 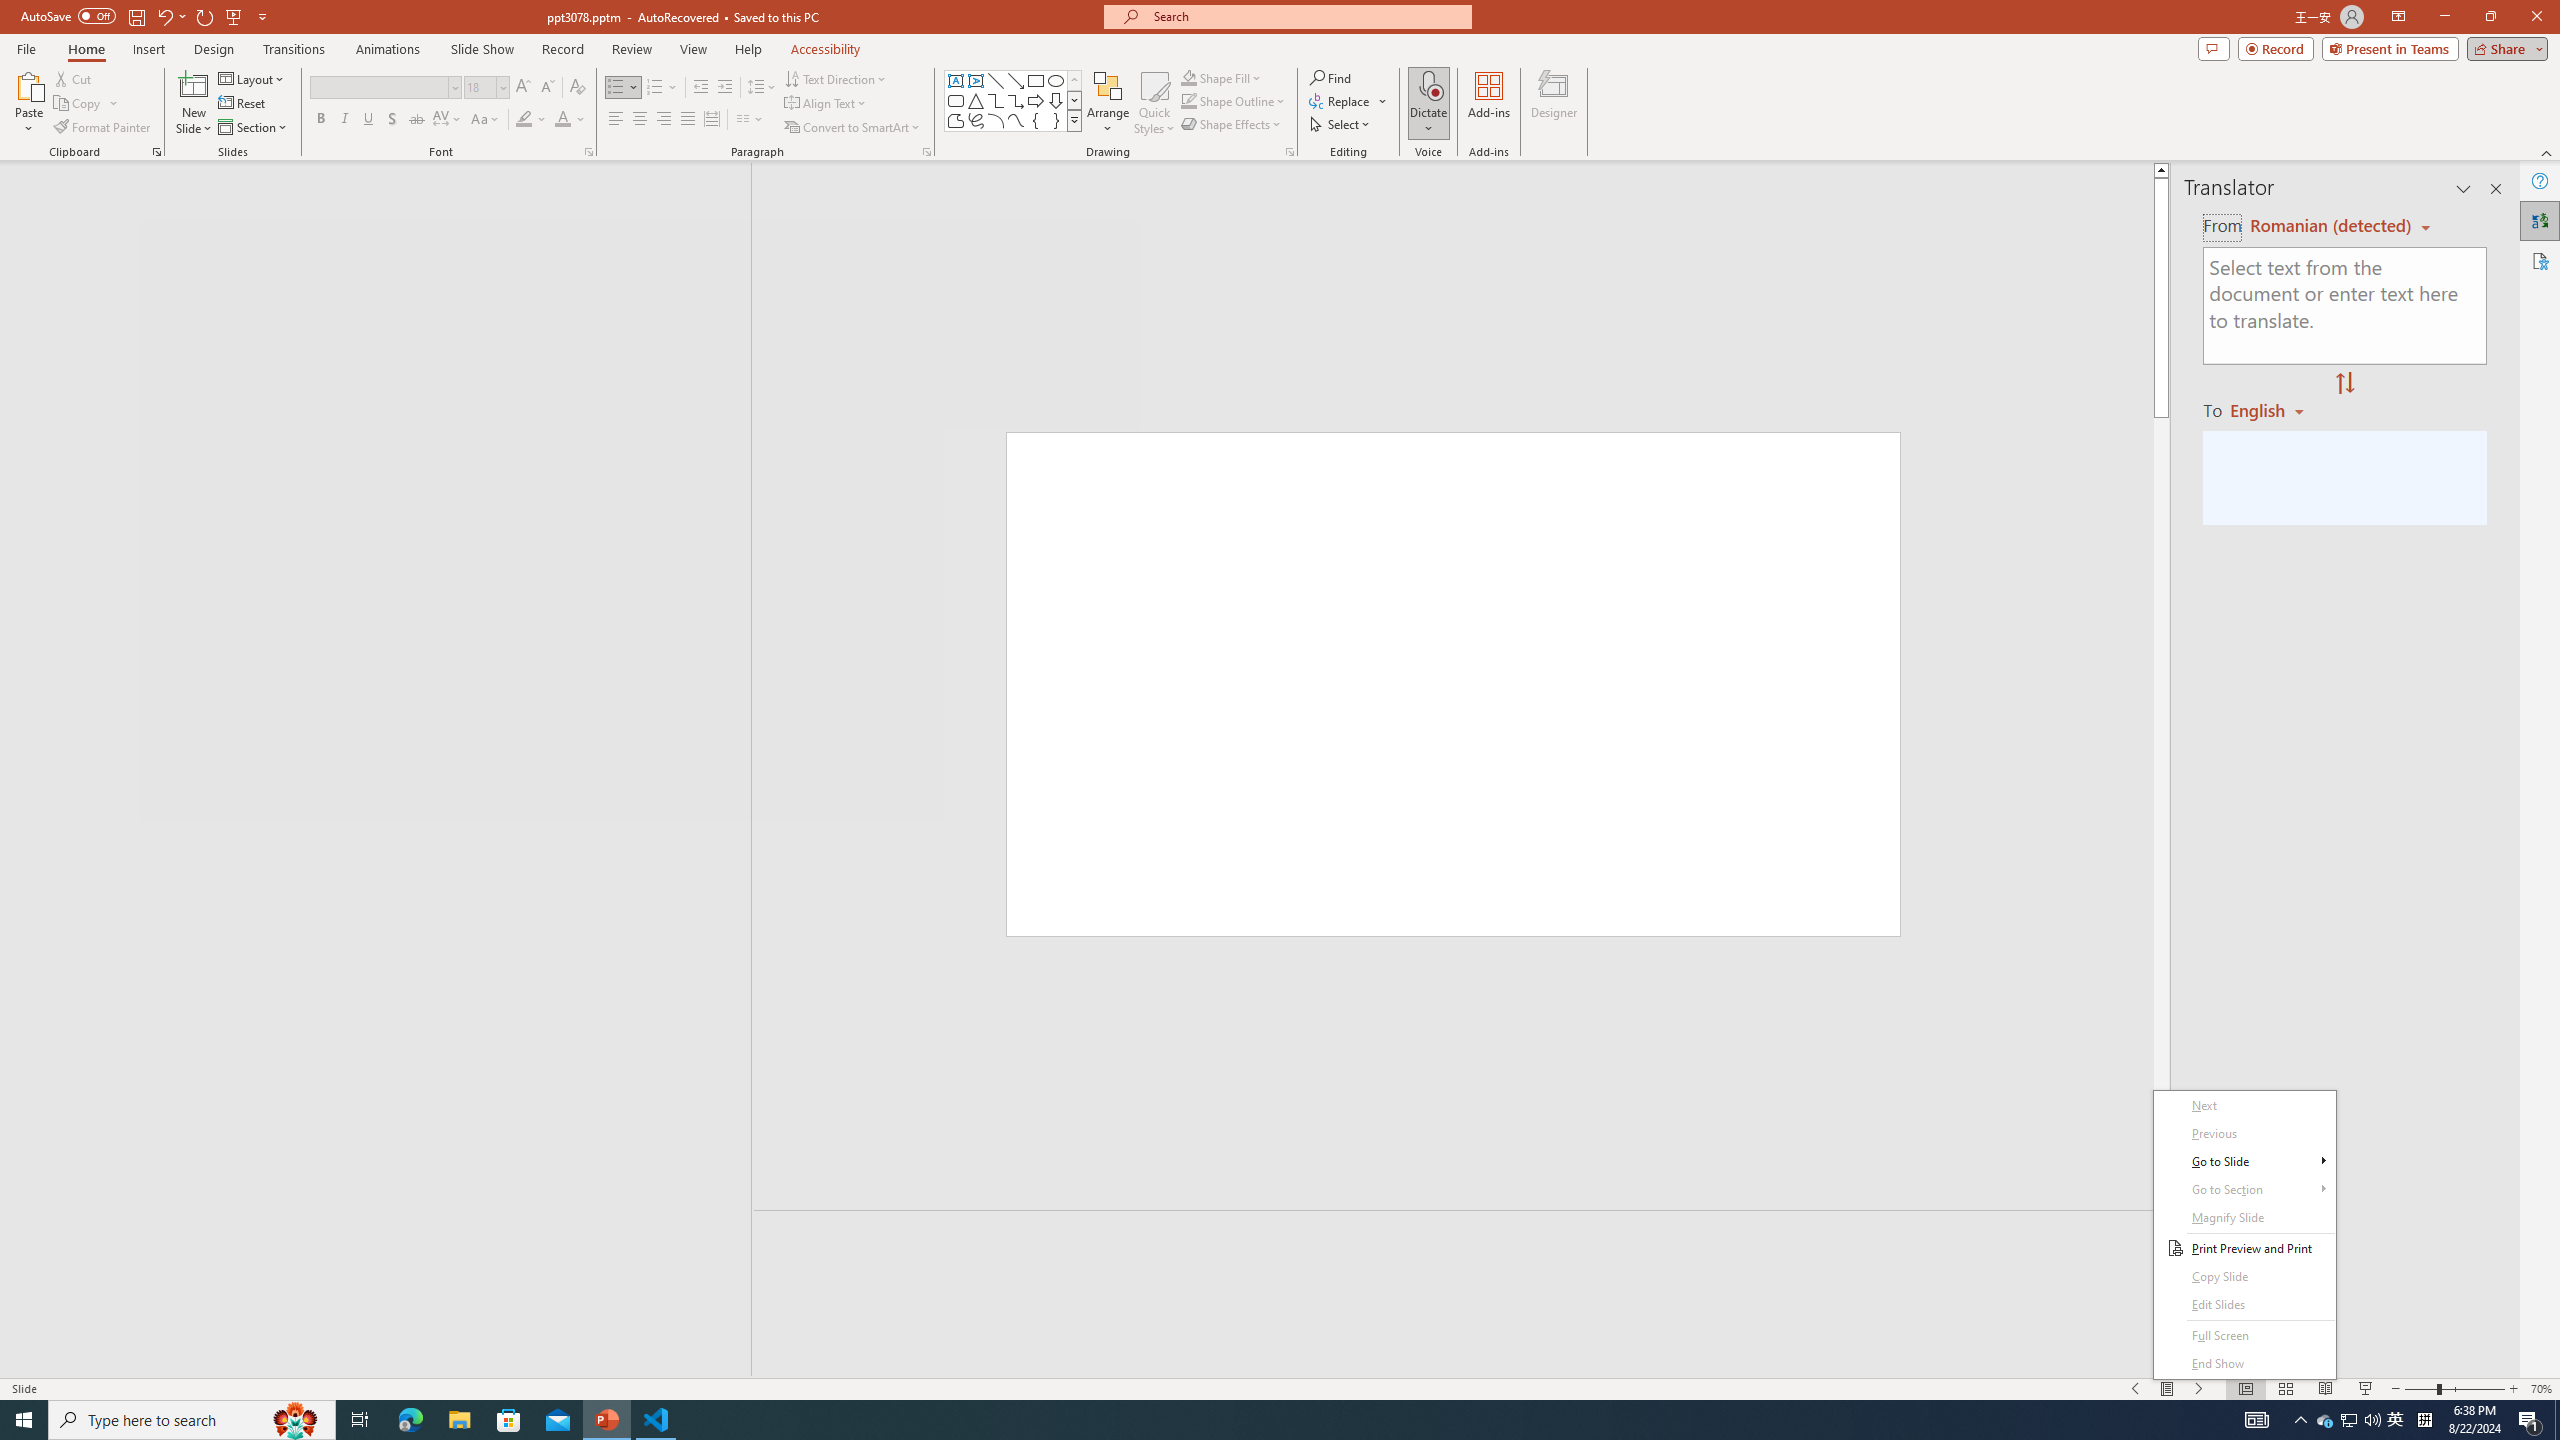 What do you see at coordinates (28, 84) in the screenshot?
I see `'Paste'` at bounding box center [28, 84].